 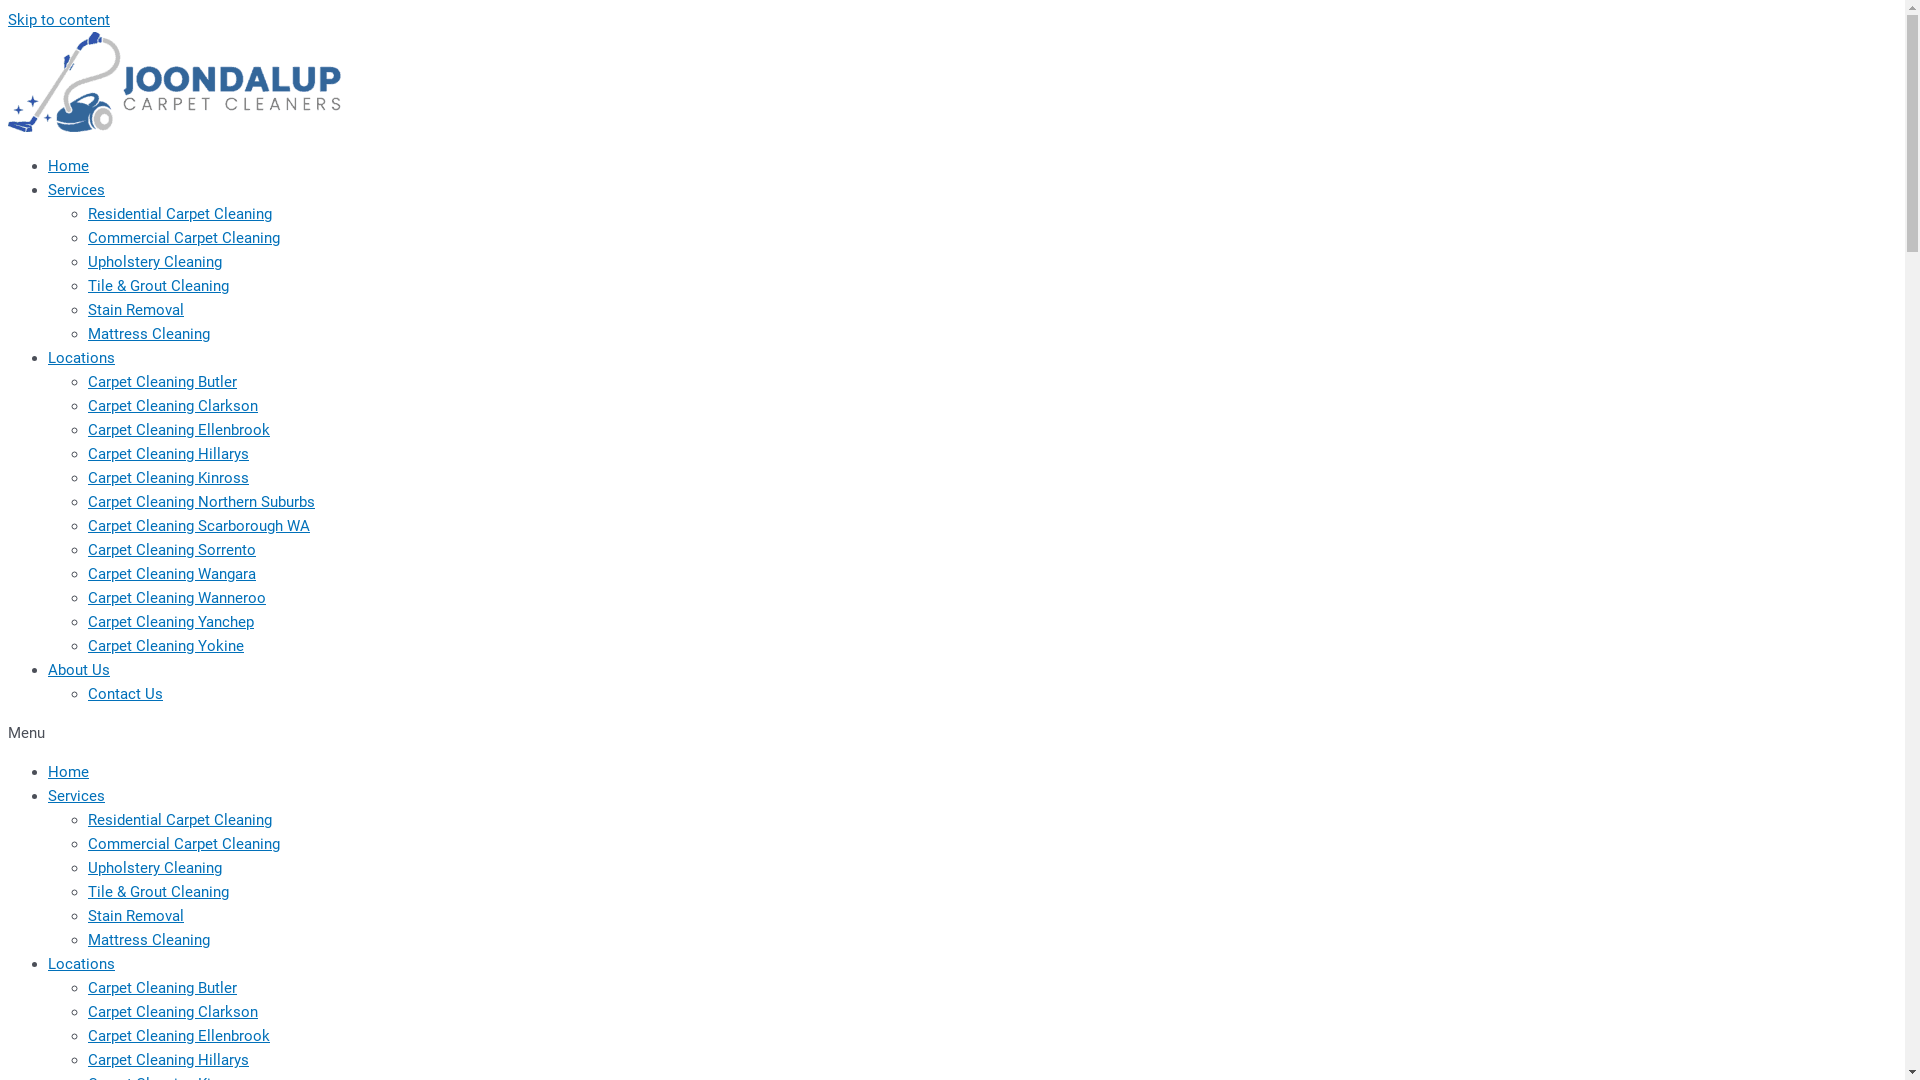 I want to click on 'Carpet Cleaning Hillarys', so click(x=168, y=1059).